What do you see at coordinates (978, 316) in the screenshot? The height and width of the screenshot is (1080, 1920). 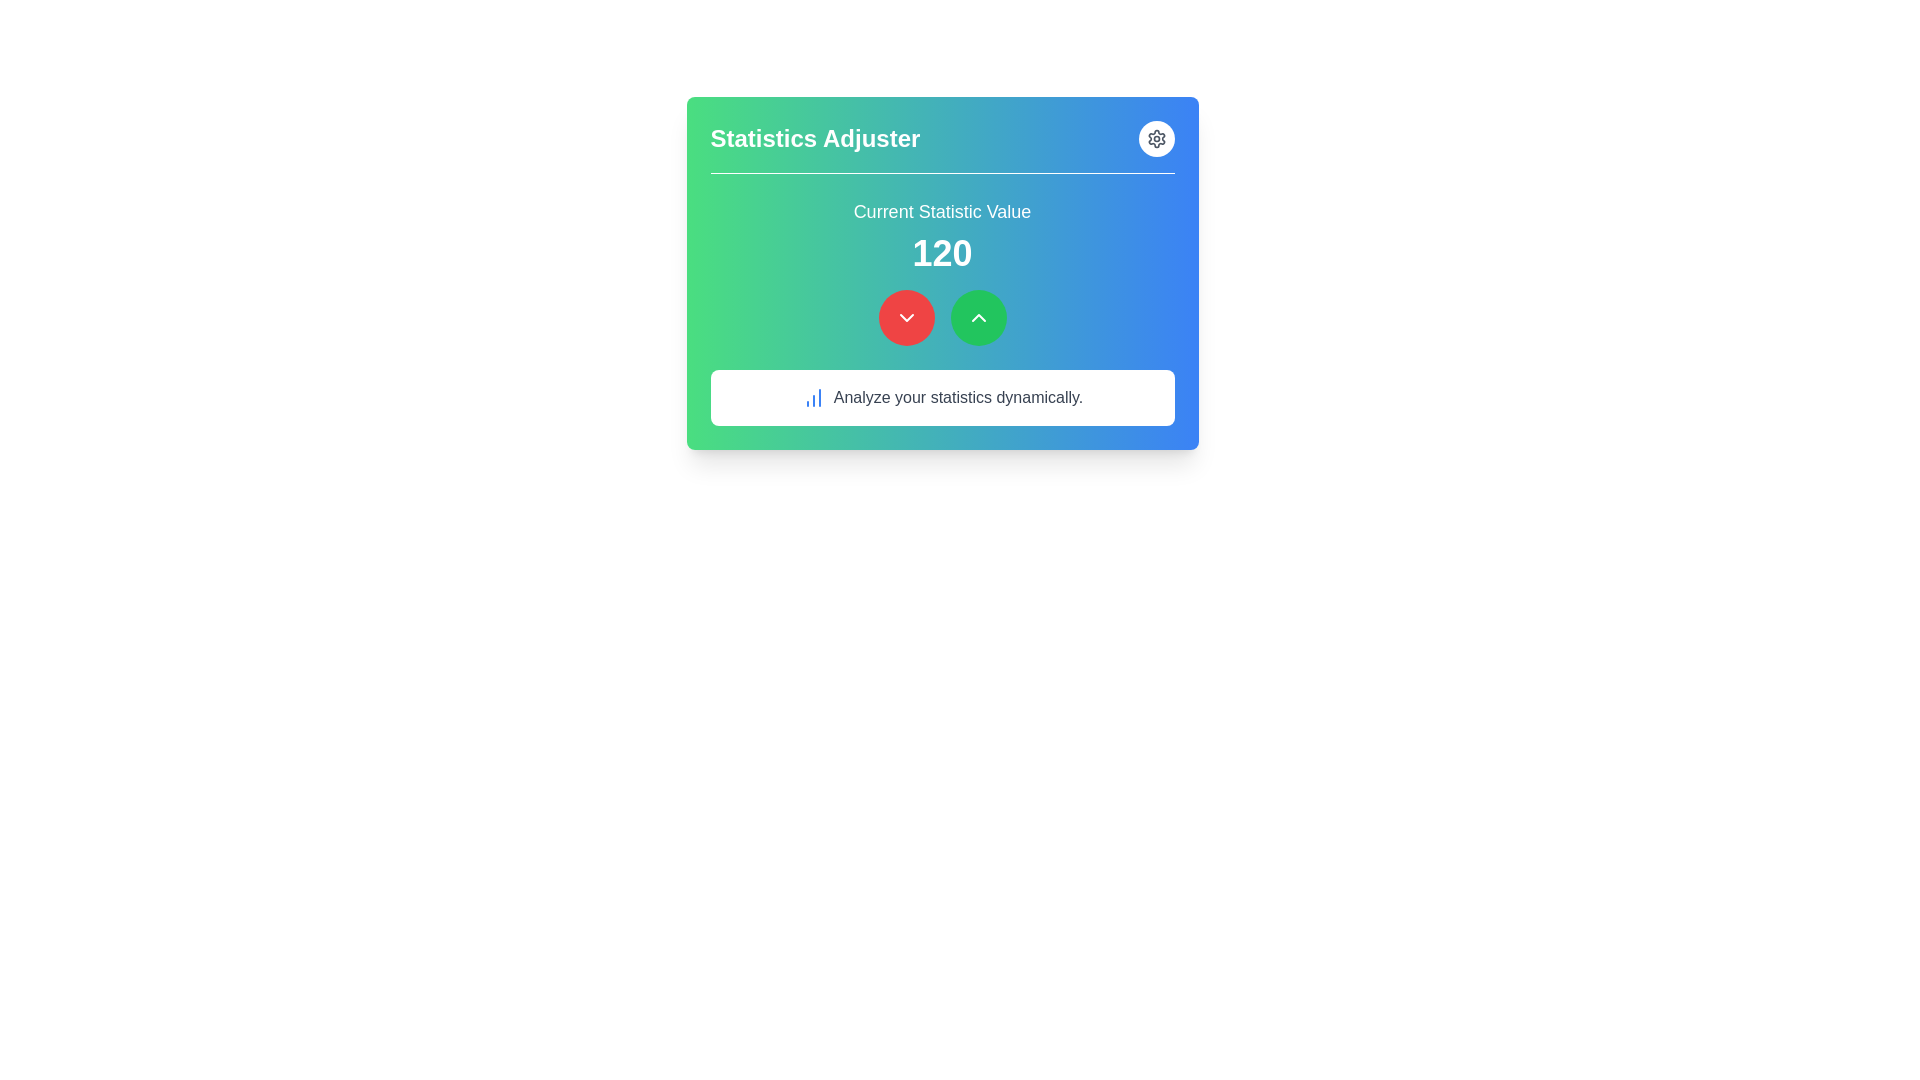 I see `the increment button, which is a green circular button located below the 'Current Statistic Value' label, to increase the displayed statistic value` at bounding box center [978, 316].